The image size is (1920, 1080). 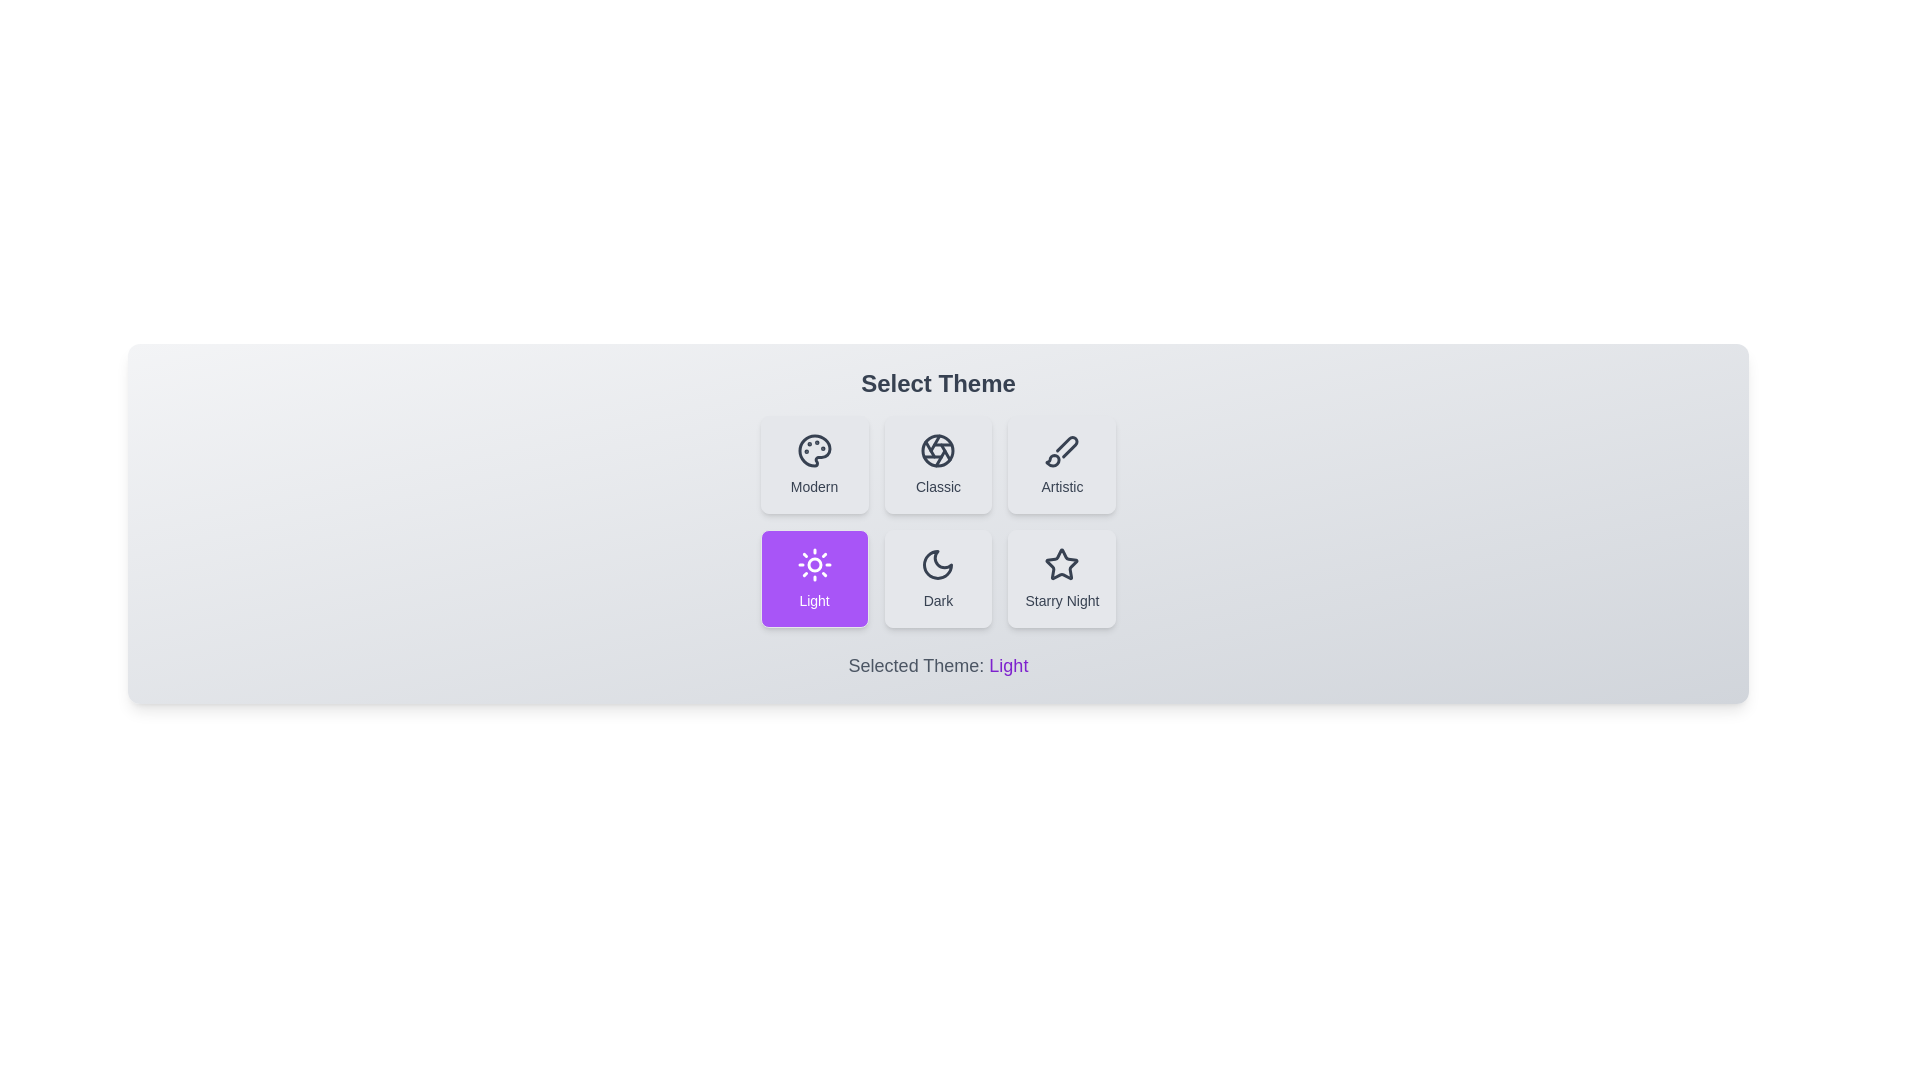 What do you see at coordinates (1061, 578) in the screenshot?
I see `the theme button labeled 'Starry Night' to preview its effect` at bounding box center [1061, 578].